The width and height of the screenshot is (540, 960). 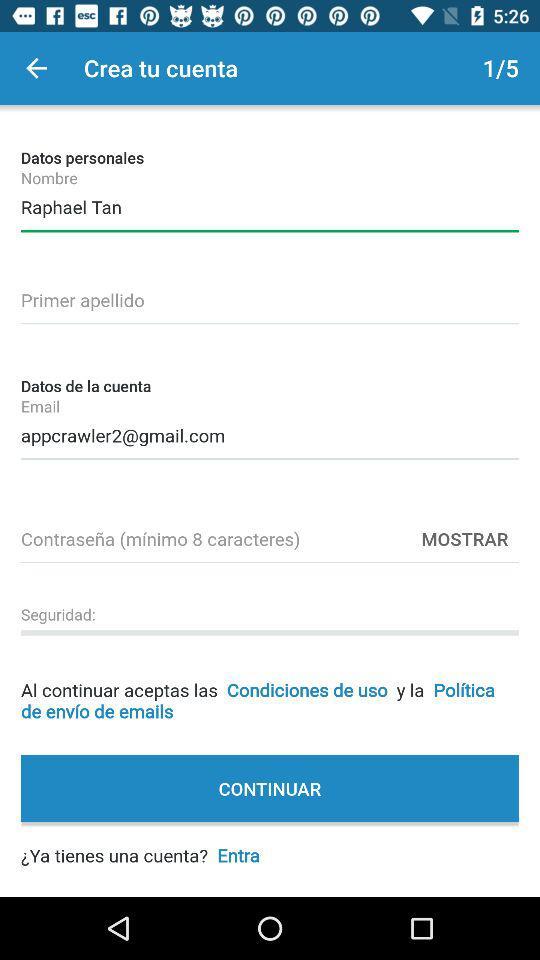 I want to click on text not english, so click(x=270, y=296).